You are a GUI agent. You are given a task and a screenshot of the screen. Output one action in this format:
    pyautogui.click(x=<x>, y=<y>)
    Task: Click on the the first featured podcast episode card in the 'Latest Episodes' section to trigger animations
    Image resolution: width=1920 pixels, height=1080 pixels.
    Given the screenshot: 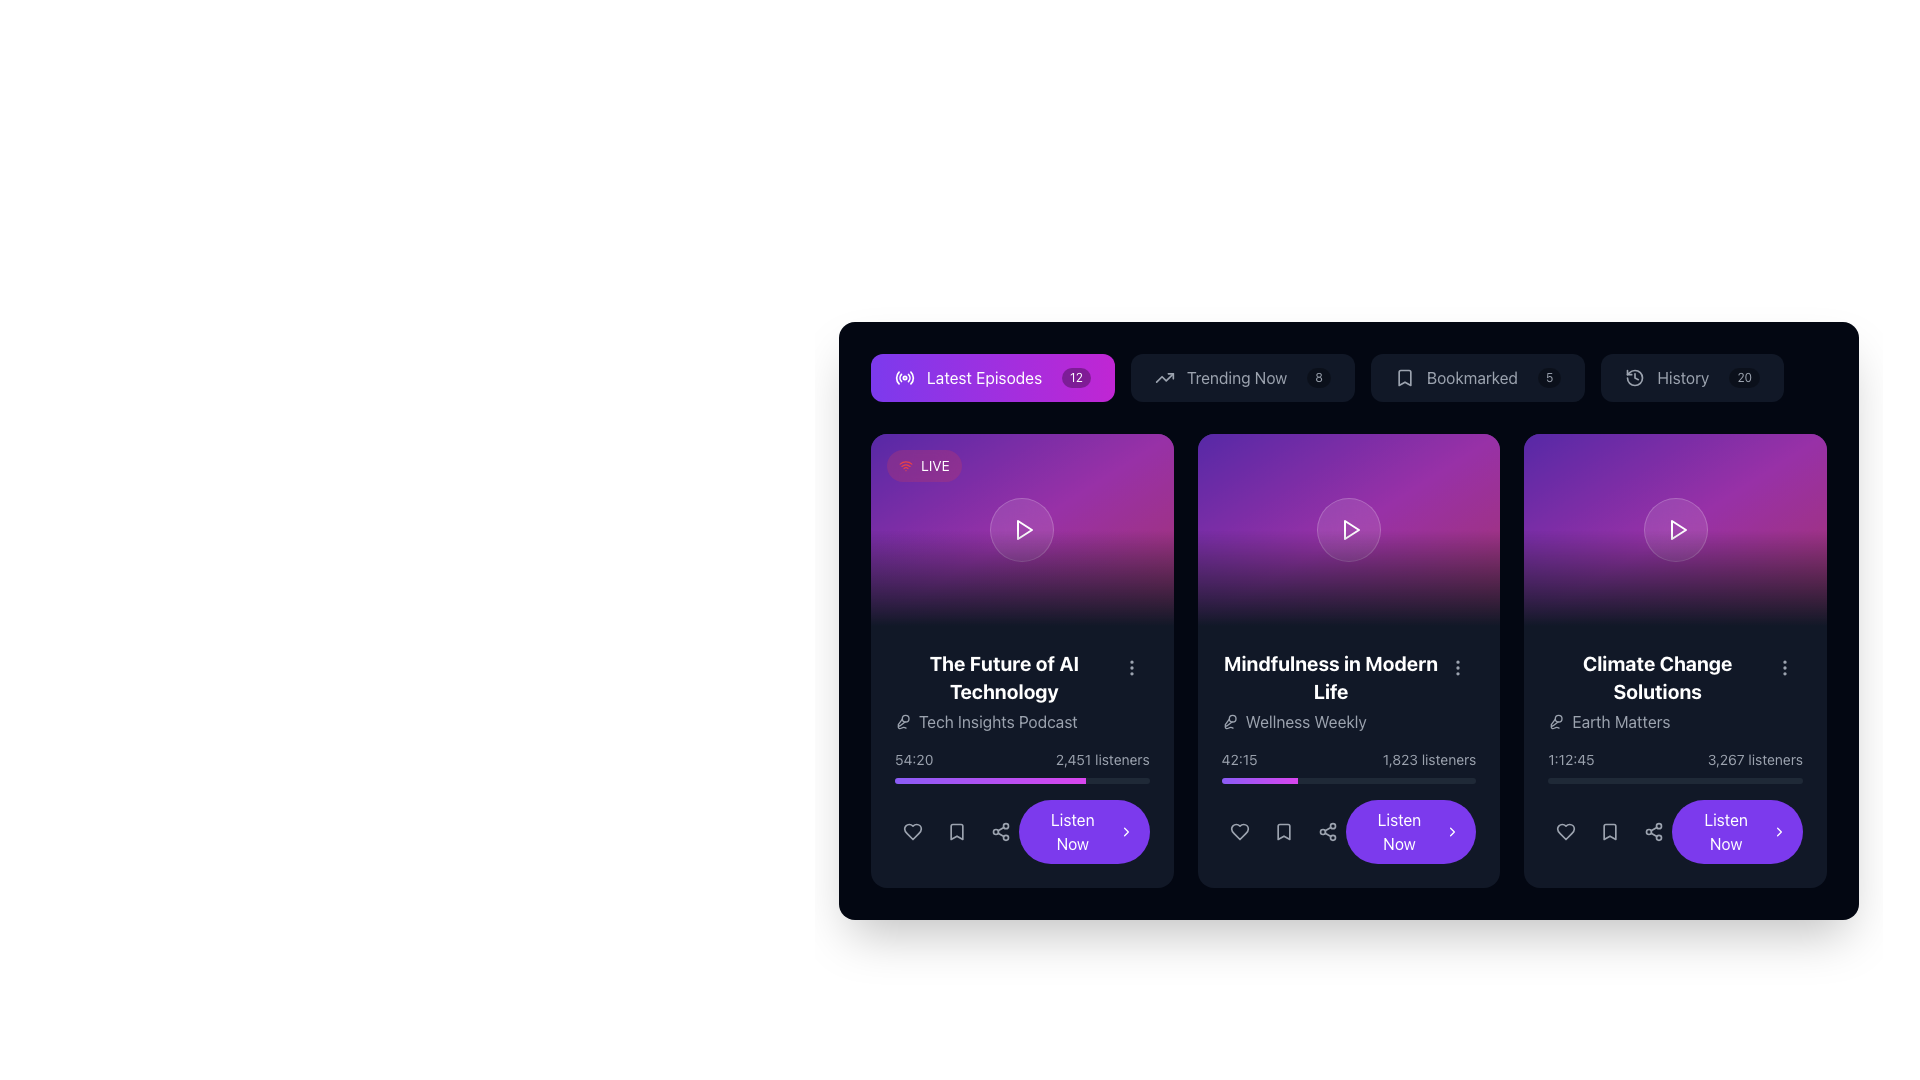 What is the action you would take?
    pyautogui.click(x=1022, y=660)
    